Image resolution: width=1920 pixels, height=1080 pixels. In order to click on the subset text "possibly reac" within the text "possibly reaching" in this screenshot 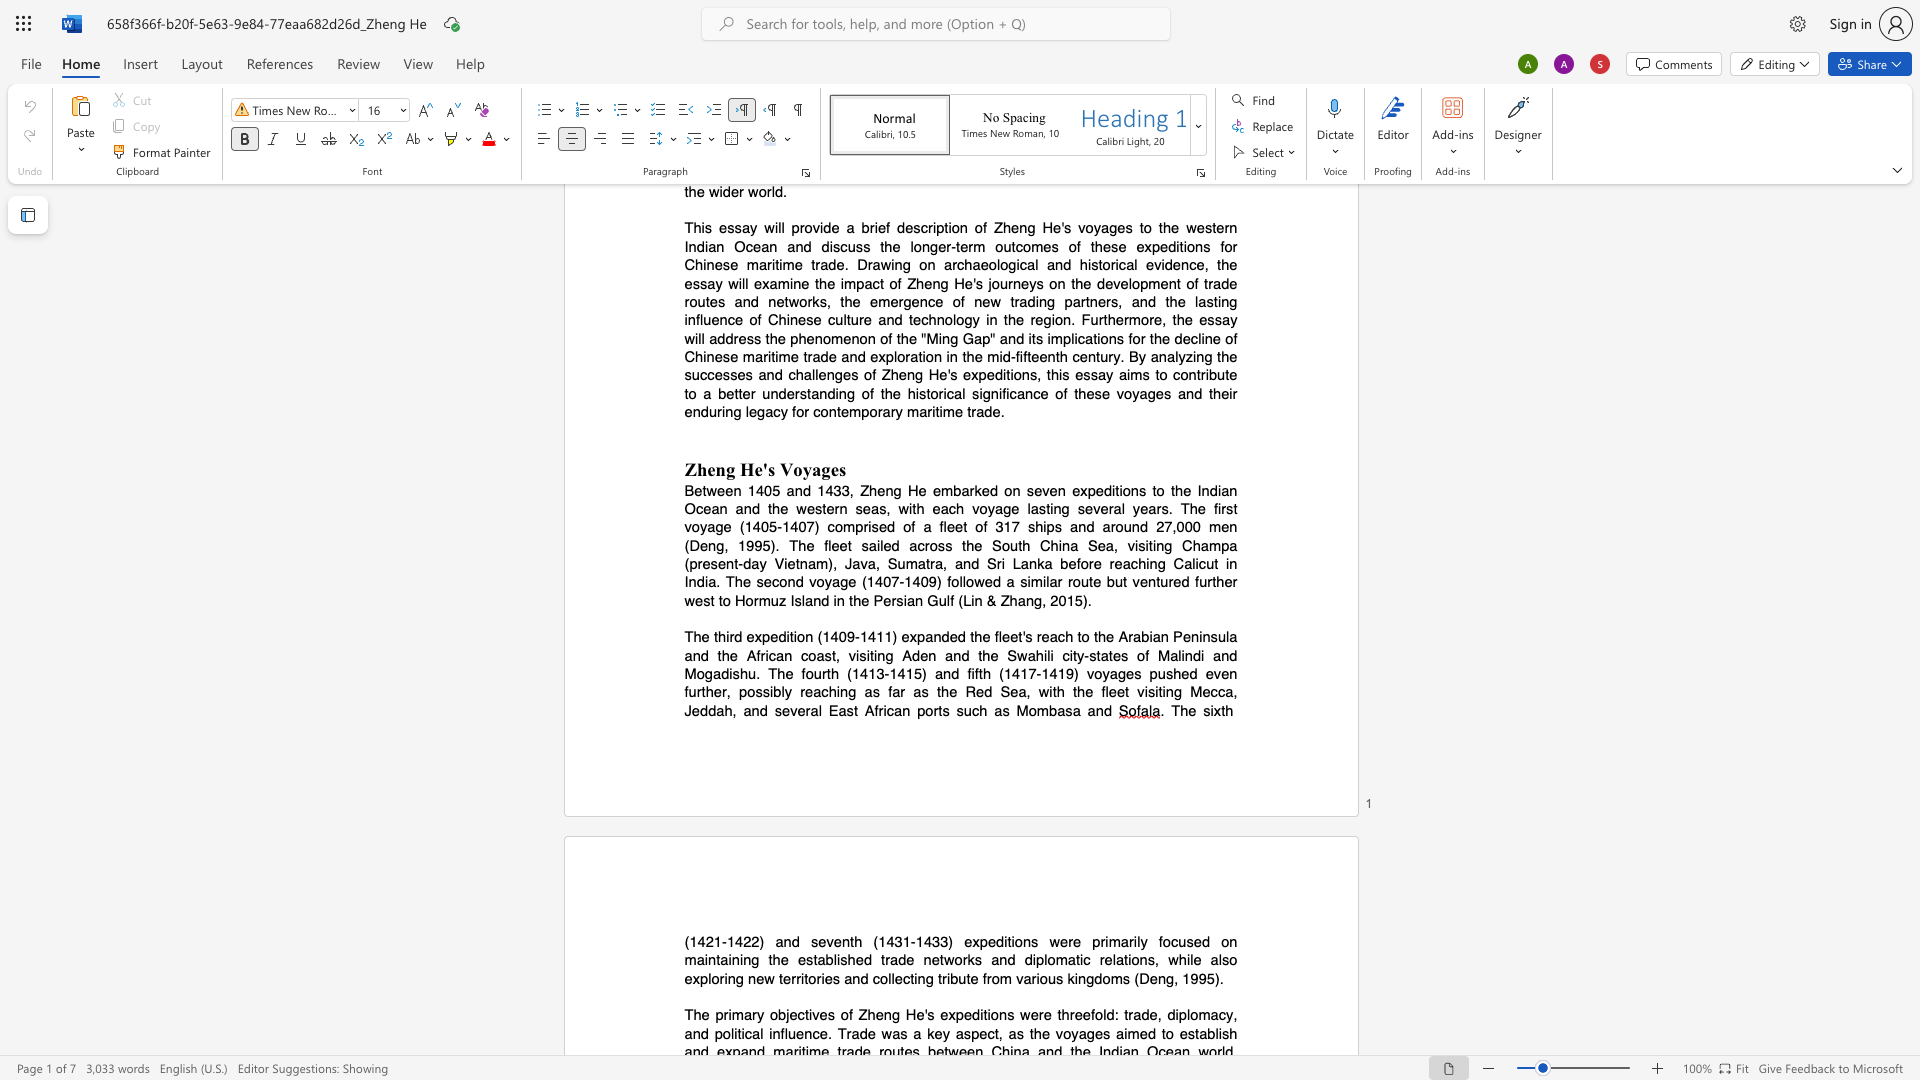, I will do `click(738, 691)`.